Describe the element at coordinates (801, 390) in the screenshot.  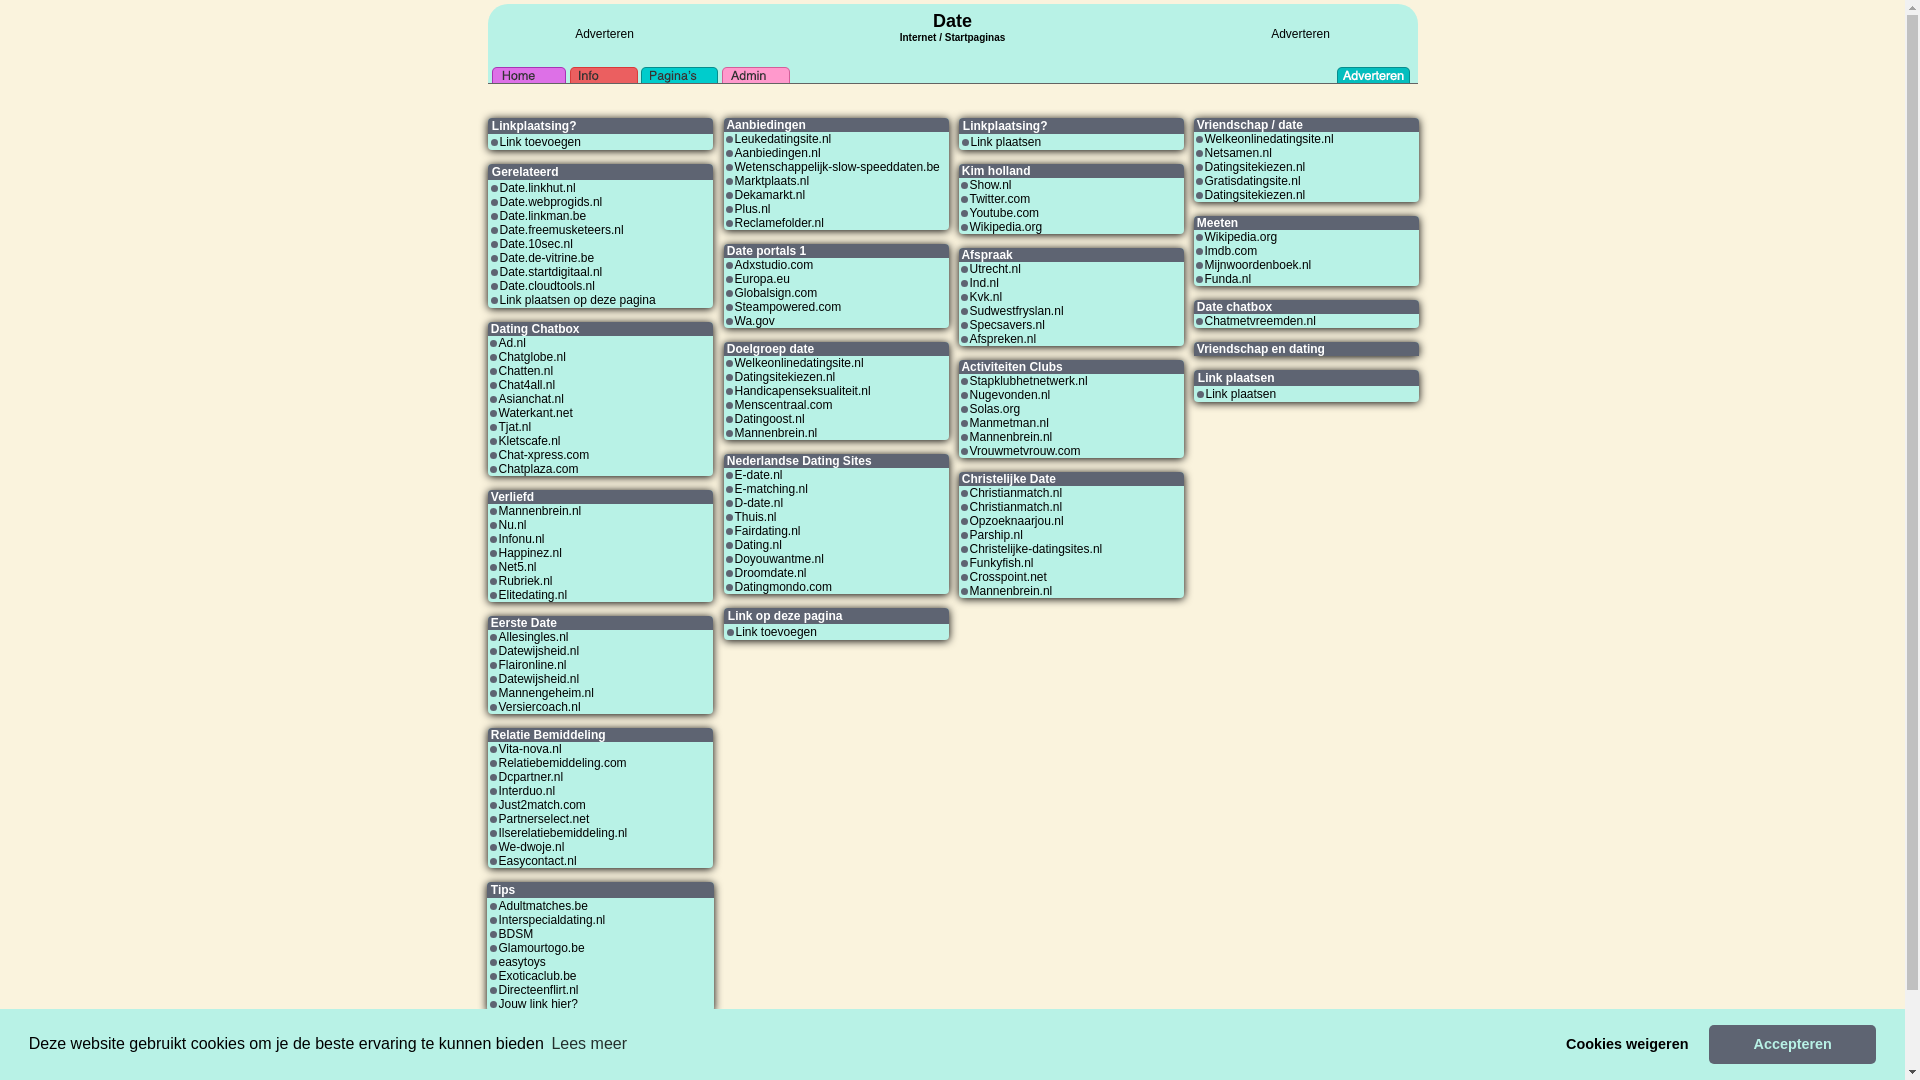
I see `'Handicapenseksualiteit.nl'` at that location.